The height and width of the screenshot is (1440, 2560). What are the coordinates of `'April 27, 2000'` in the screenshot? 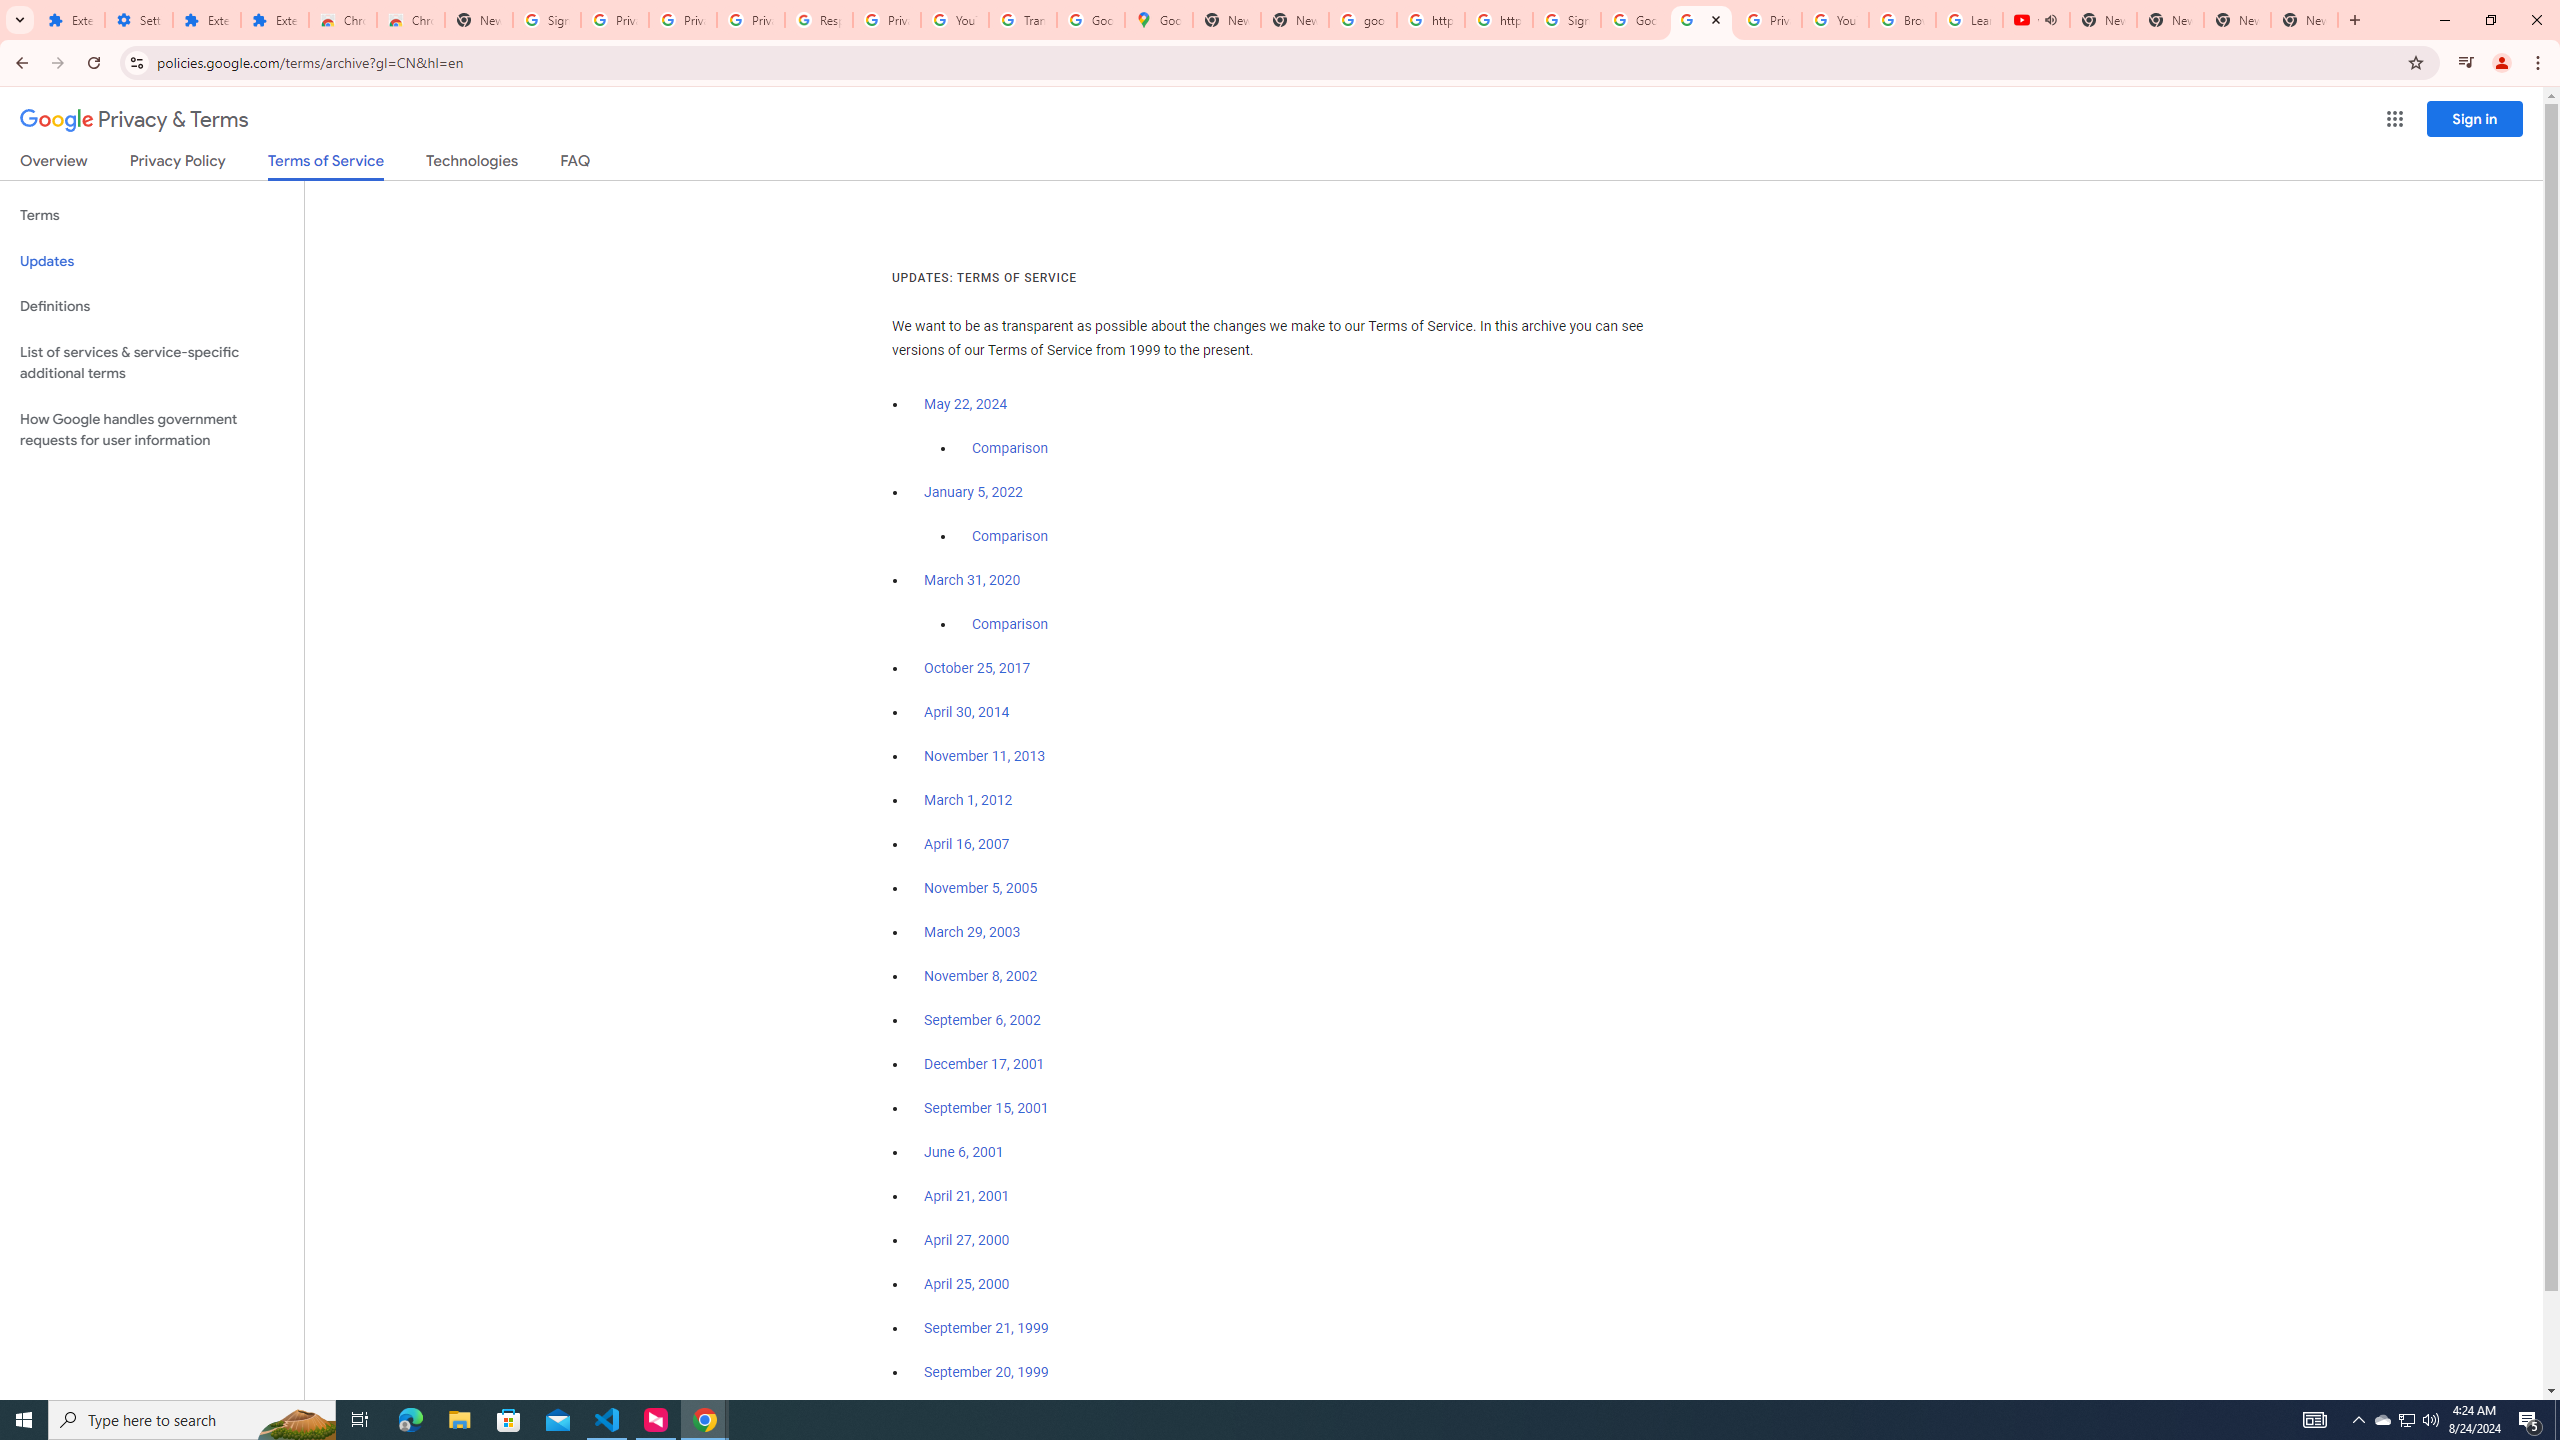 It's located at (966, 1238).